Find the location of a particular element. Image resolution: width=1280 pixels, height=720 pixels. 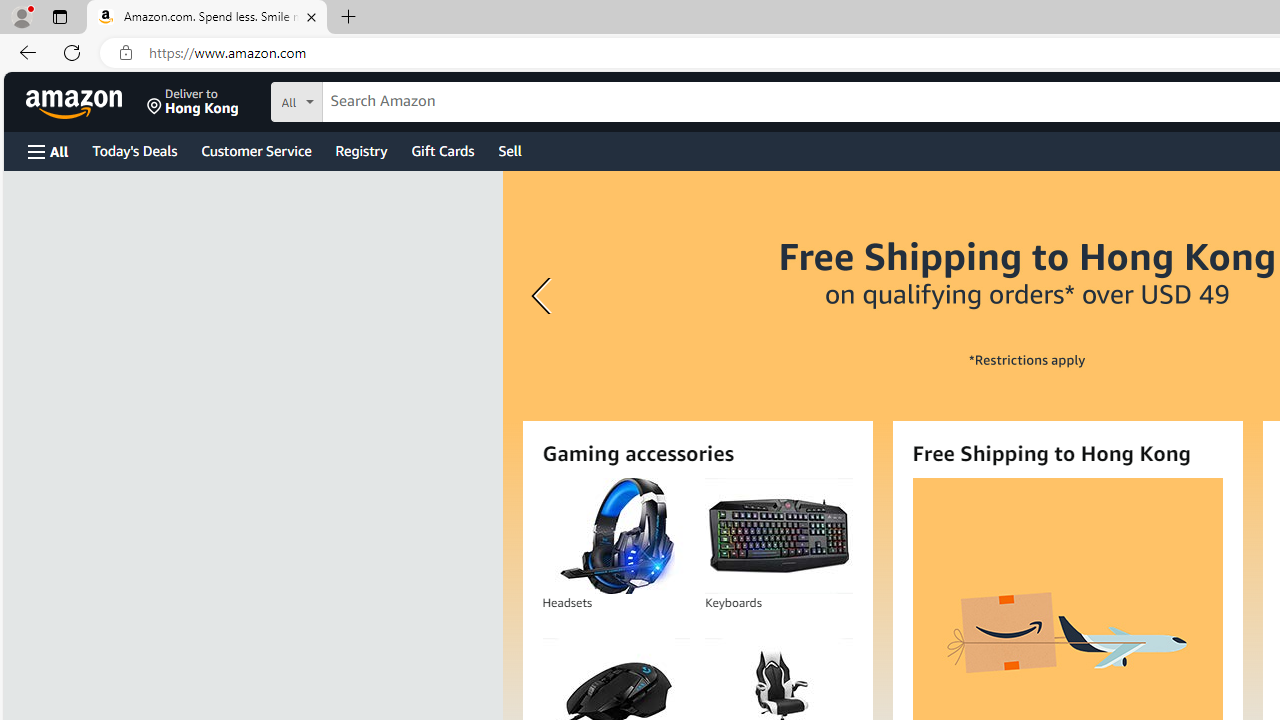

'Amazon.com. Spend less. Smile more.' is located at coordinates (207, 17).